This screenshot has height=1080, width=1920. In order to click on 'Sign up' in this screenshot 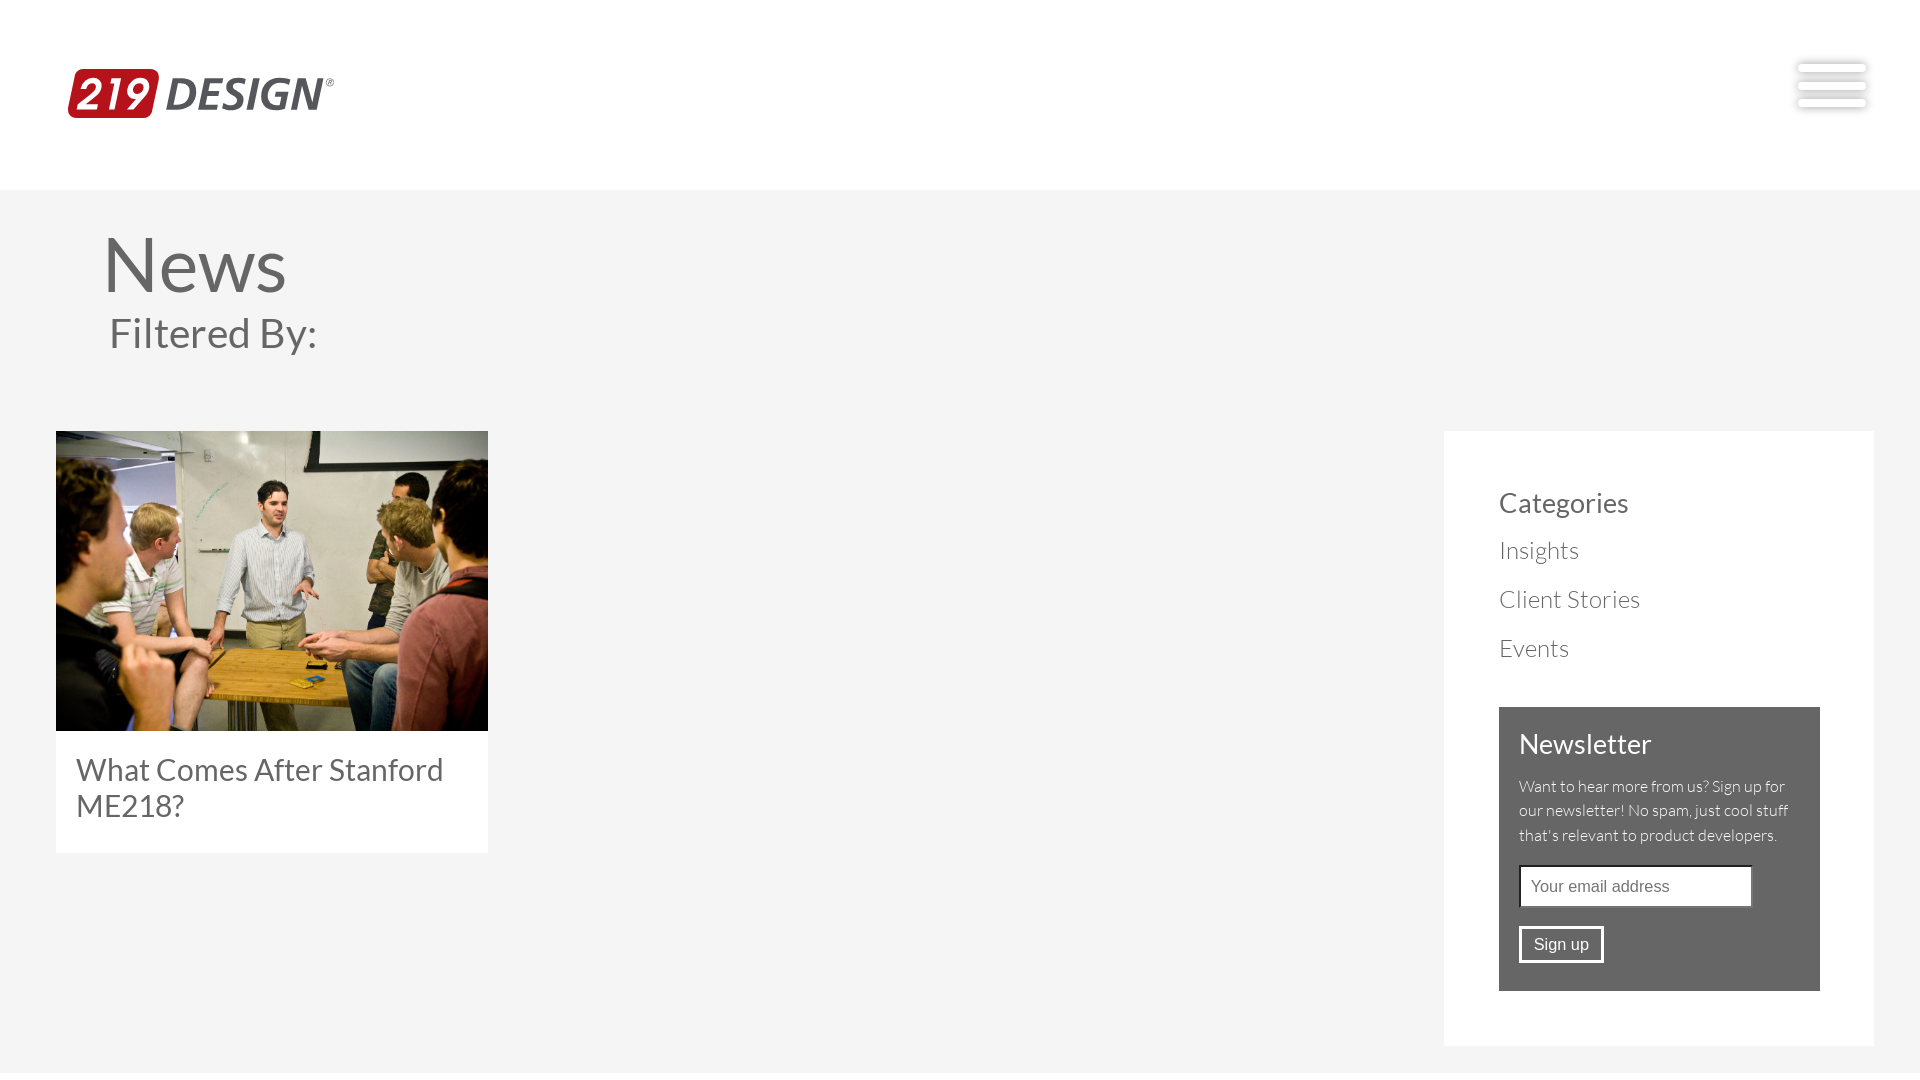, I will do `click(1518, 944)`.